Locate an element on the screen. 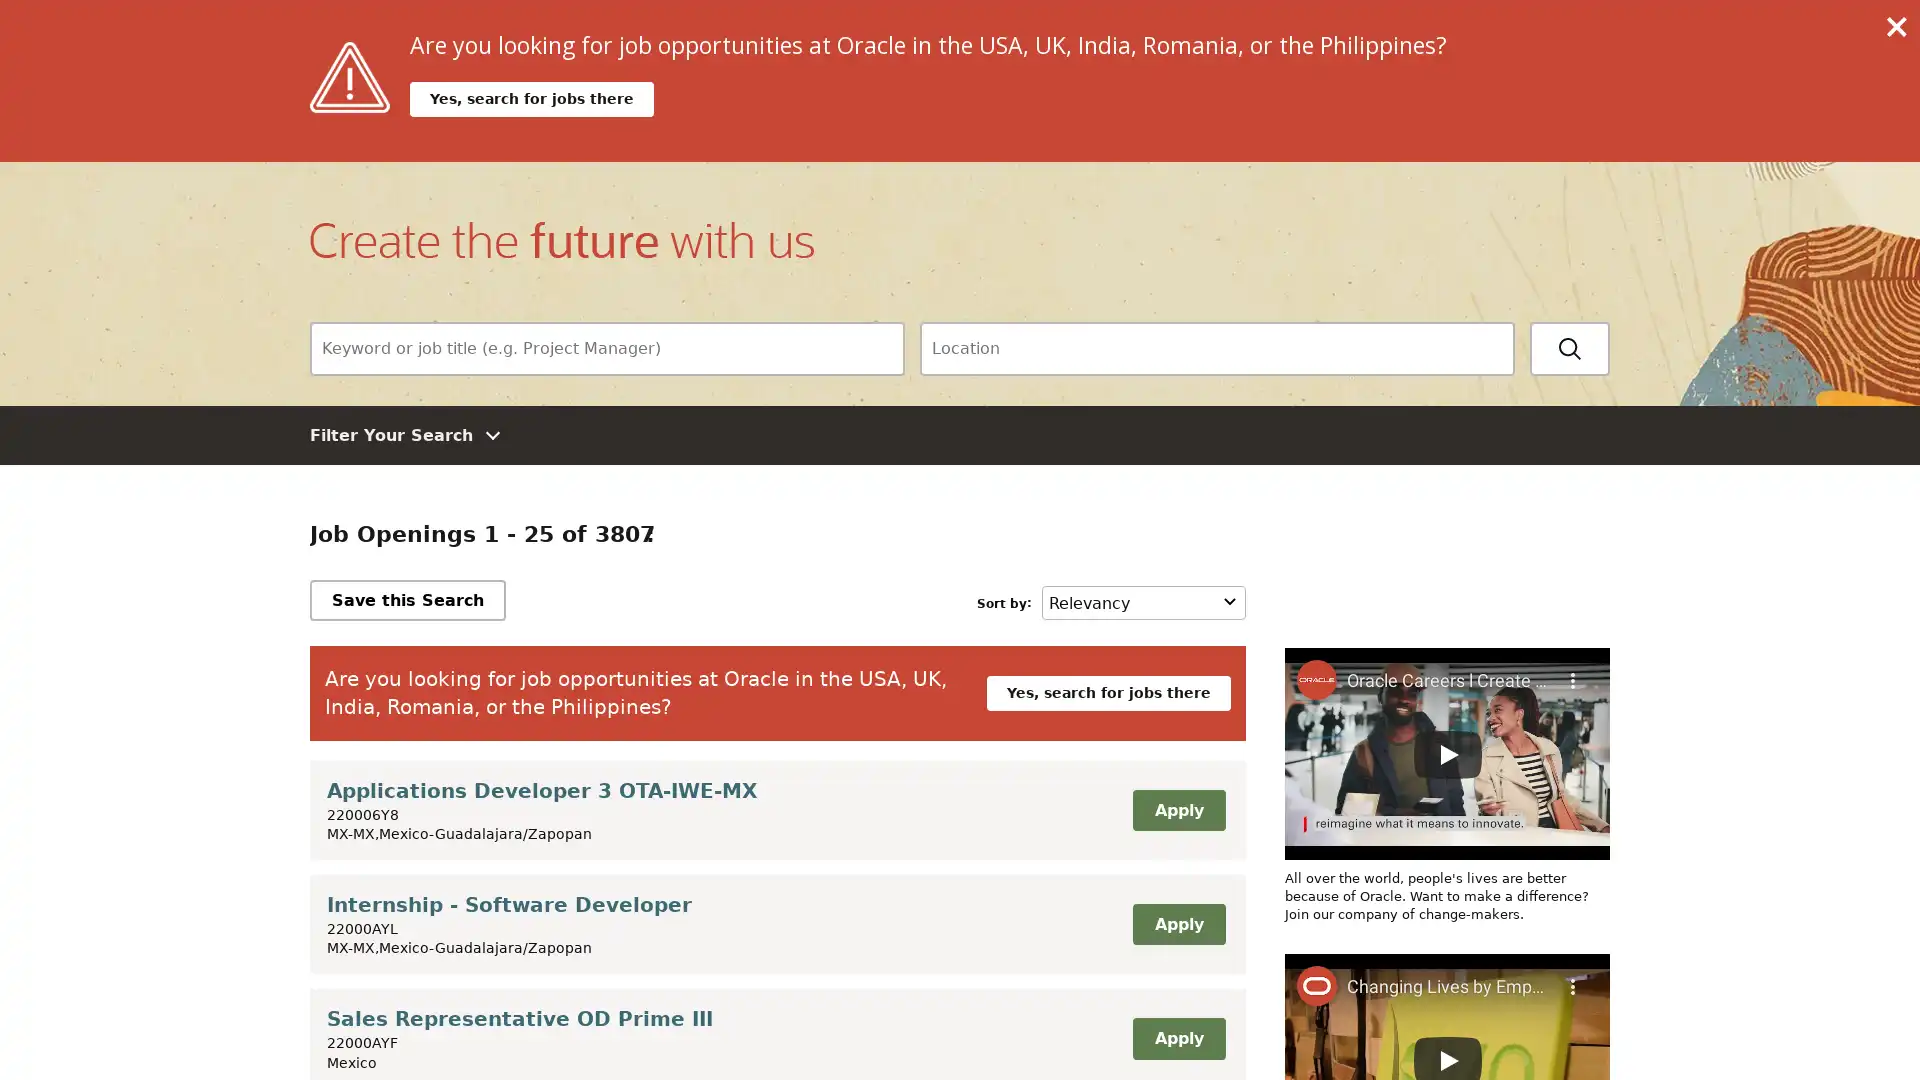 The image size is (1920, 1080). Apply is located at coordinates (1179, 1036).